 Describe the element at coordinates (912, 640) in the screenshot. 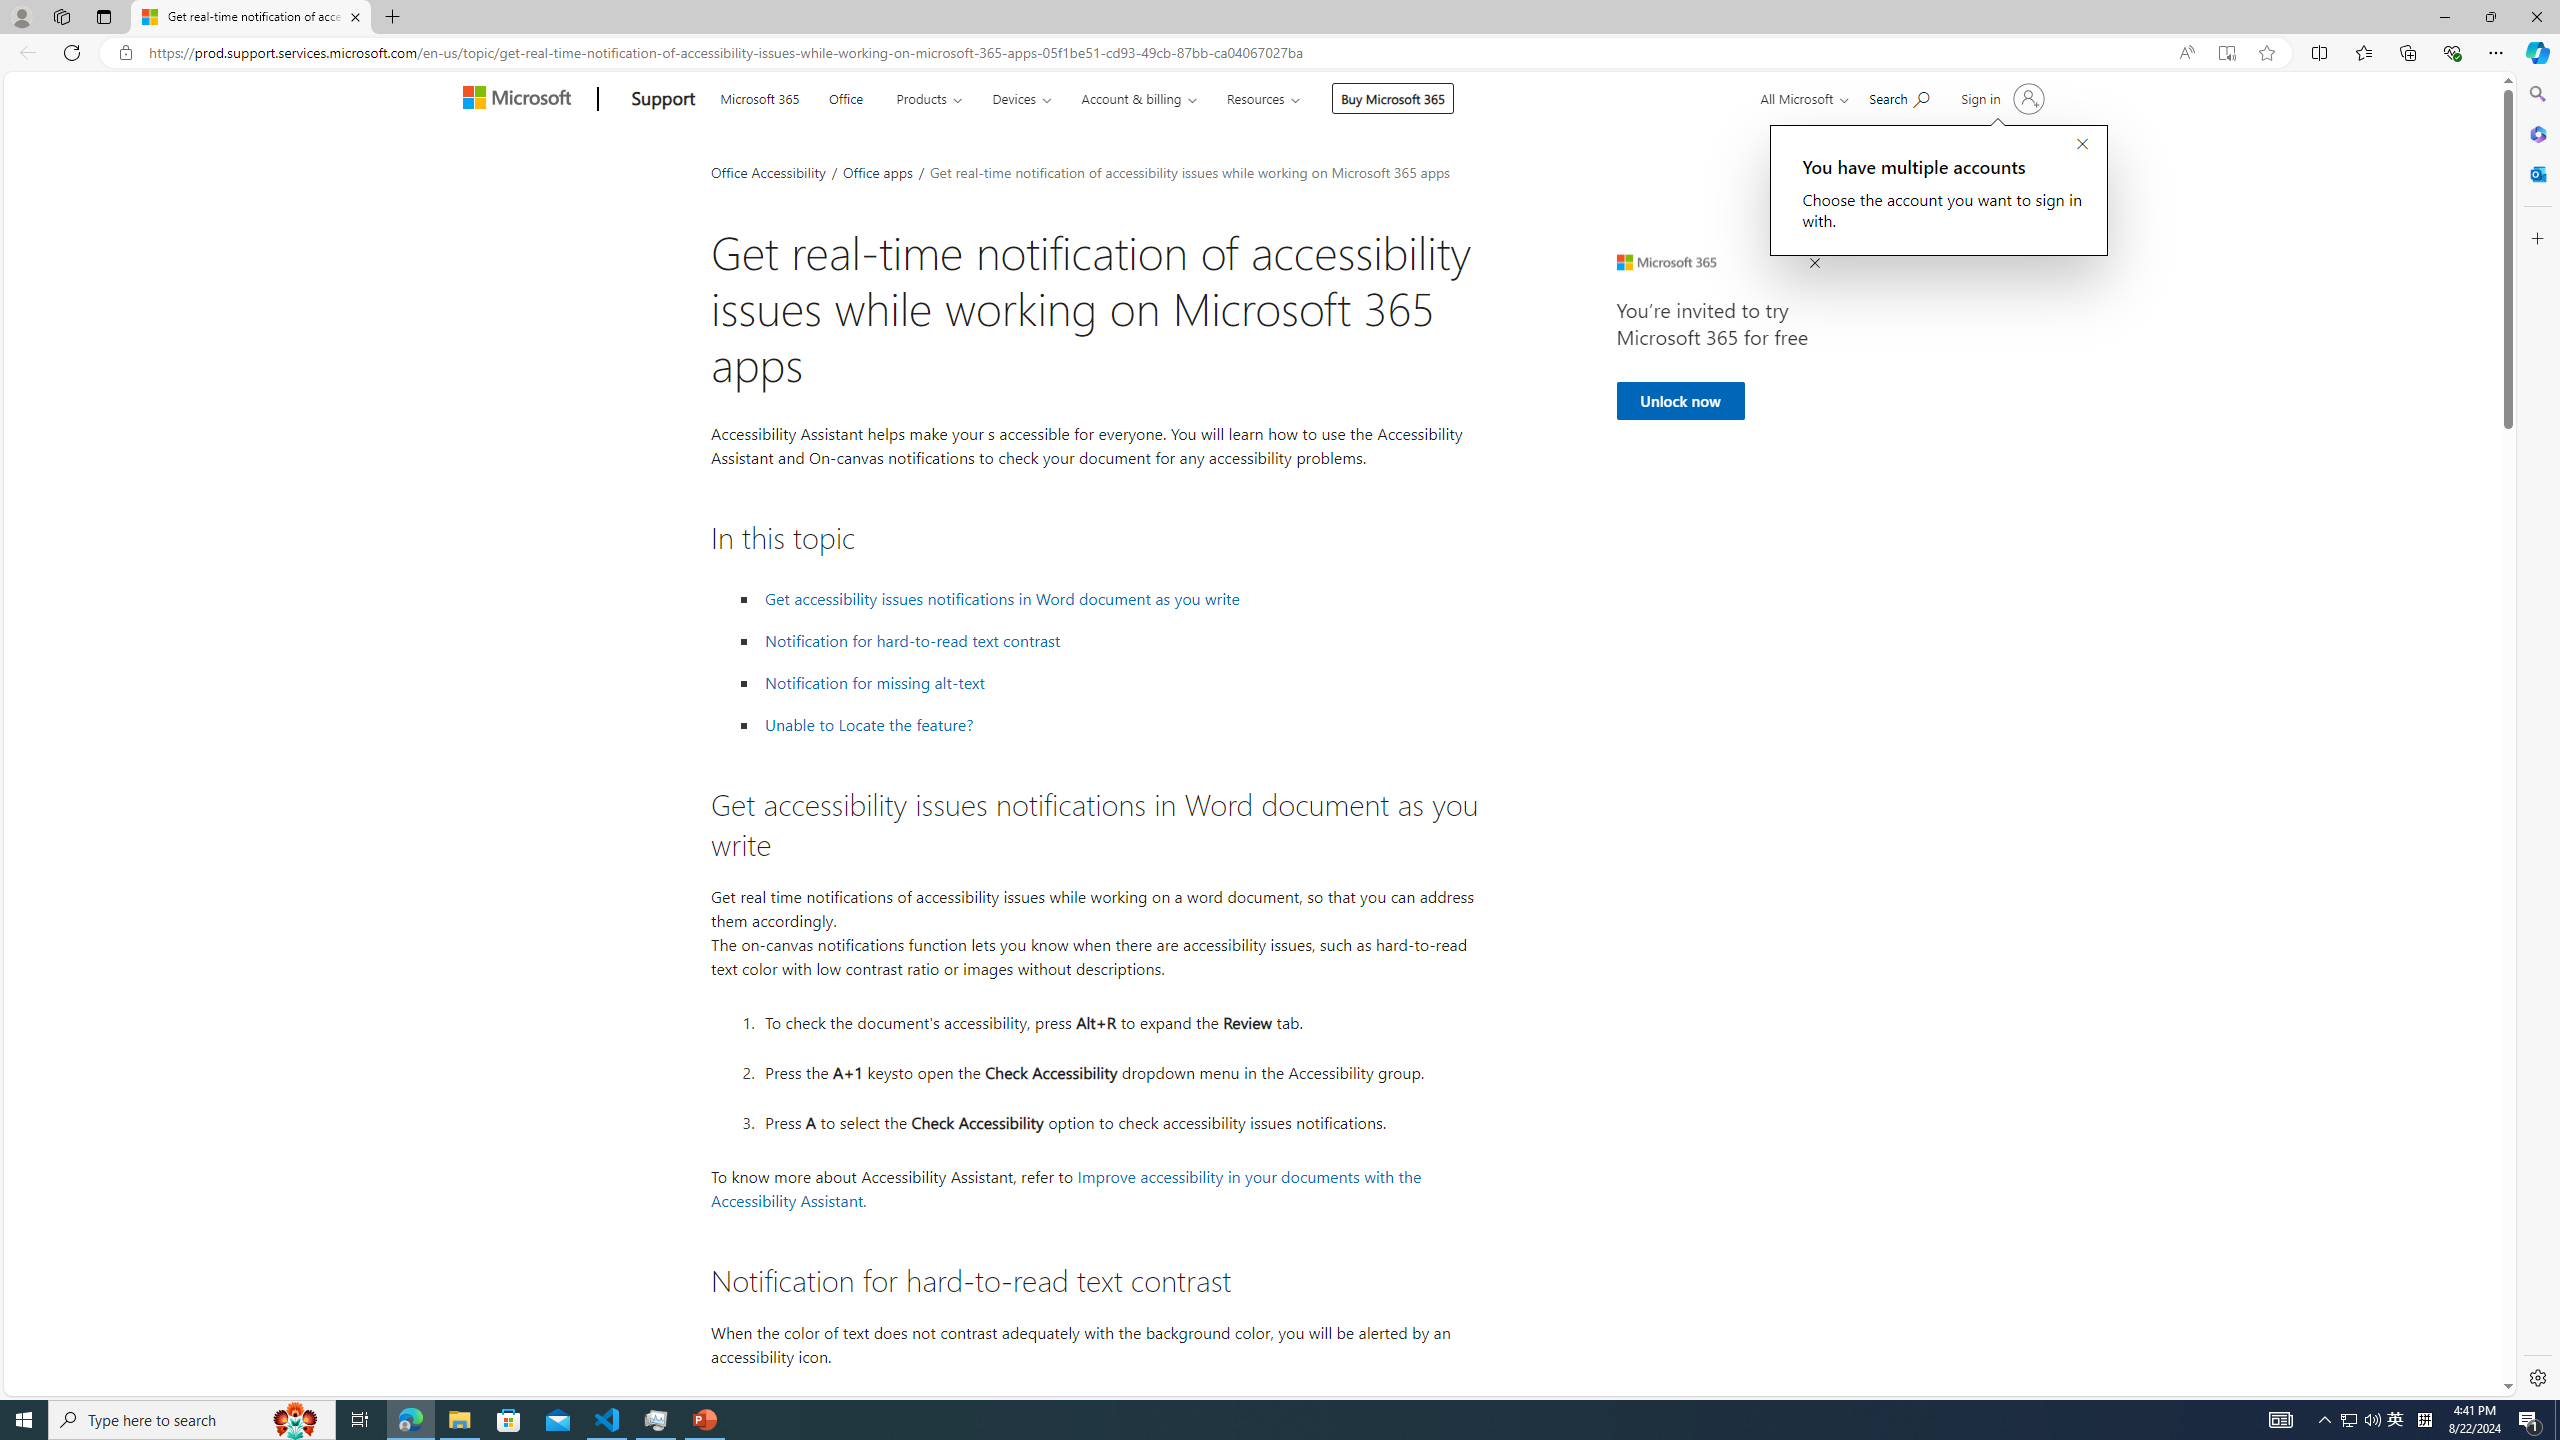

I see `' Notification for hard-to-read text contrast'` at that location.